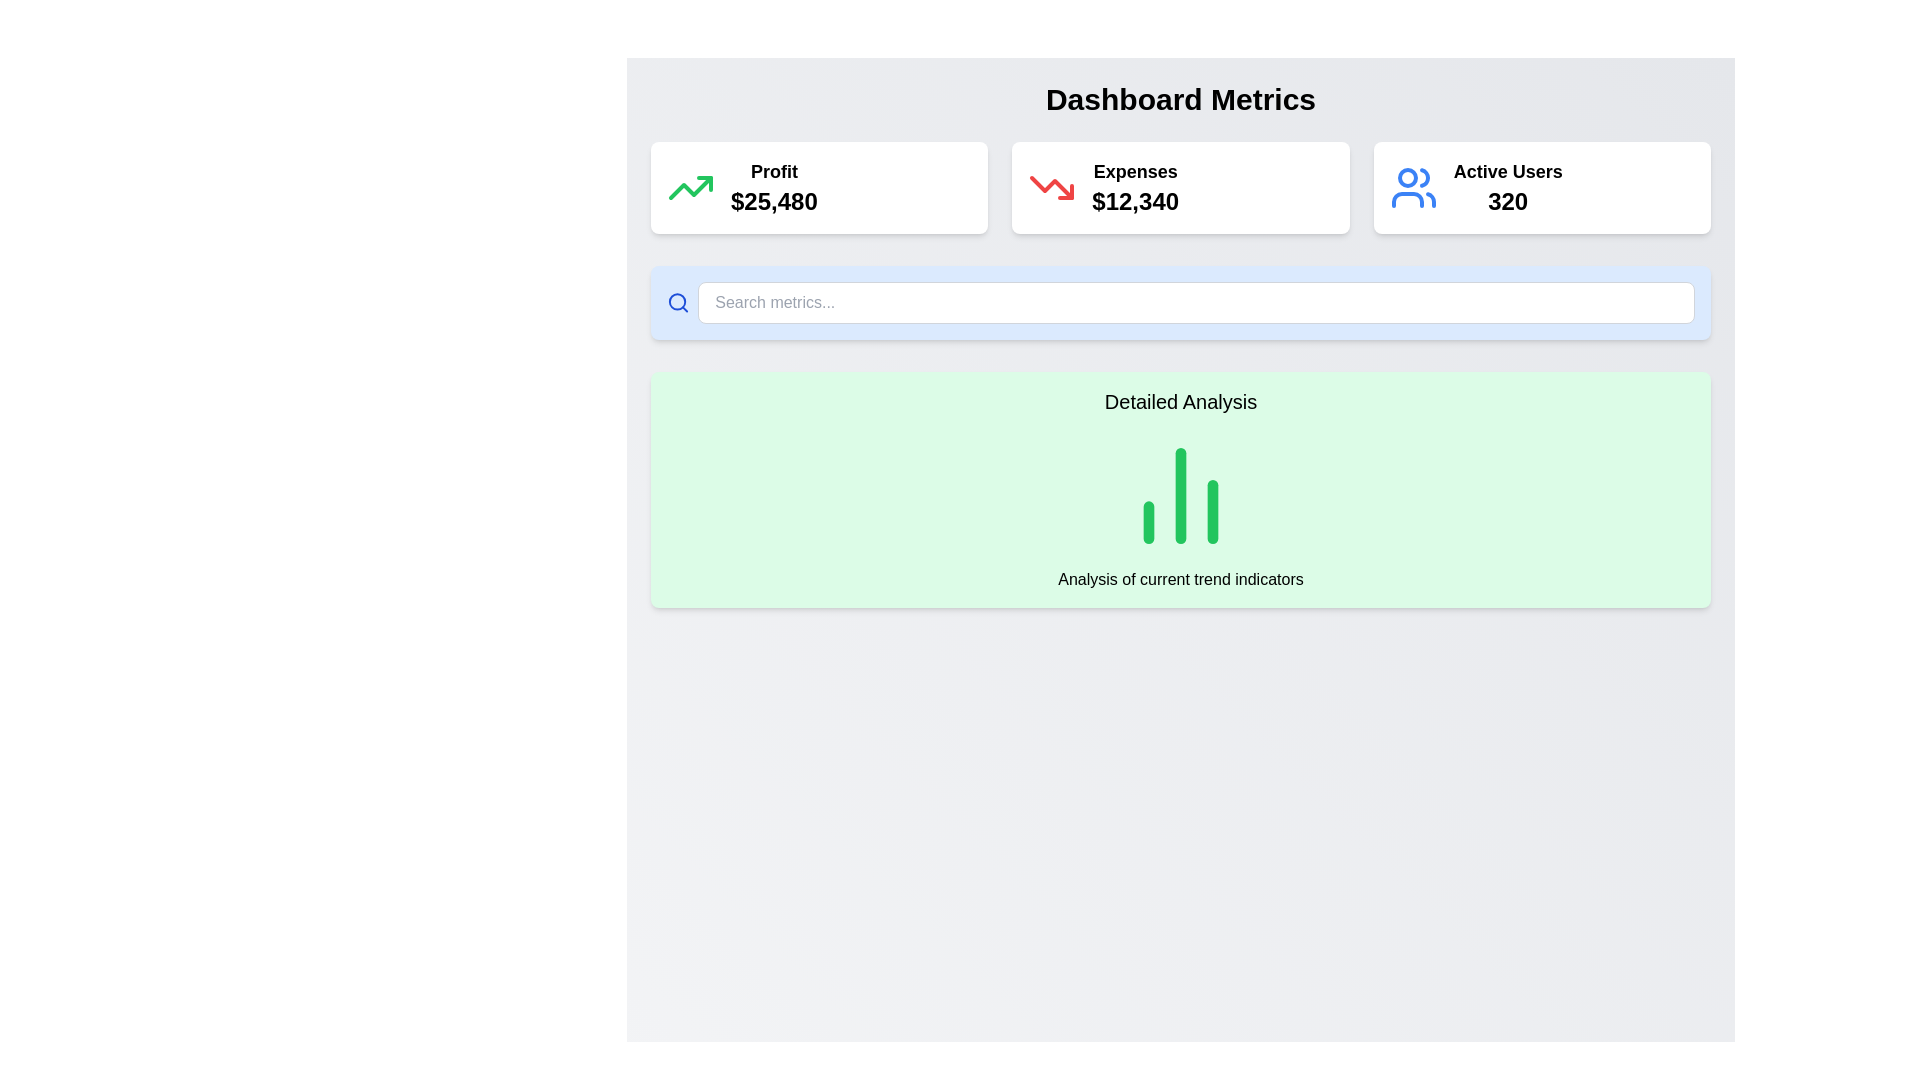  Describe the element at coordinates (1051, 188) in the screenshot. I see `the downward trend SVG icon located at the upper part of the interface, near the center horizontally, and aligned with the 'Expenses' card` at that location.